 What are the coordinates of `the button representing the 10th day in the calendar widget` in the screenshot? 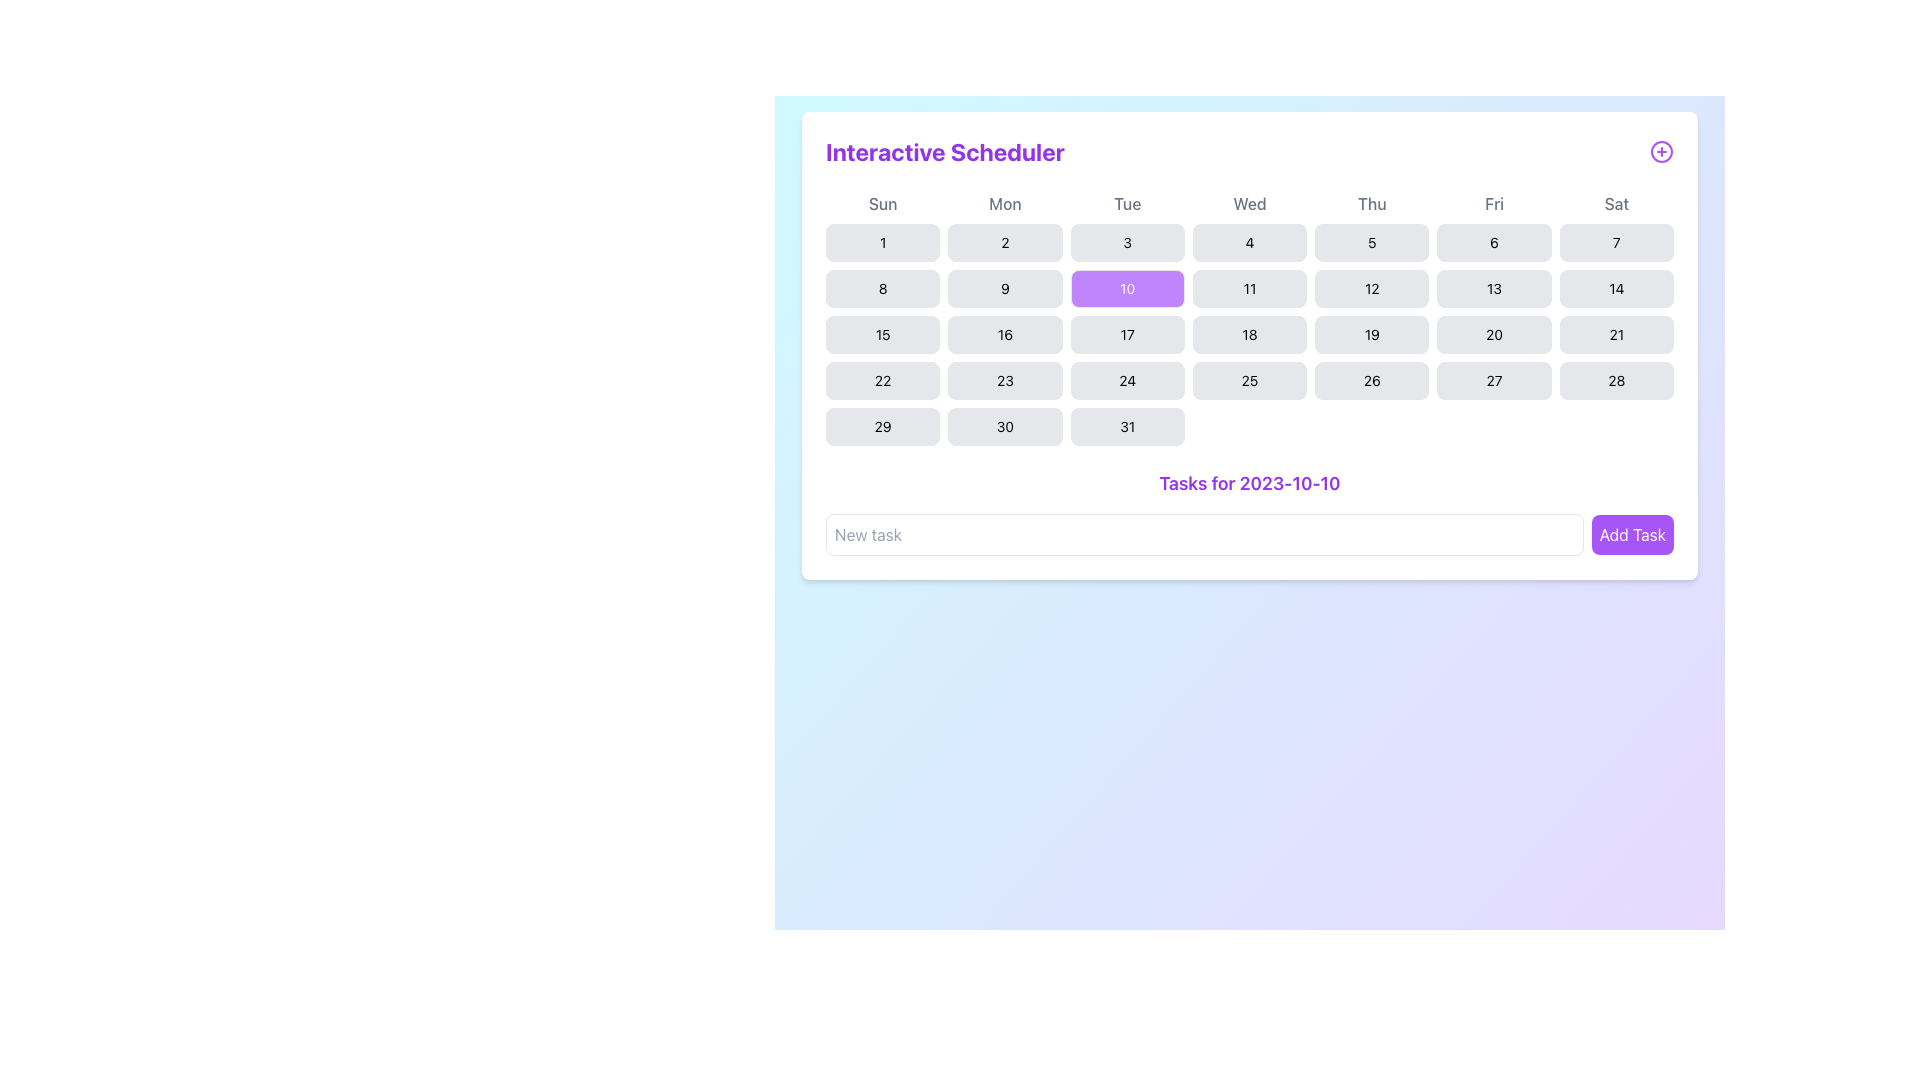 It's located at (1127, 289).